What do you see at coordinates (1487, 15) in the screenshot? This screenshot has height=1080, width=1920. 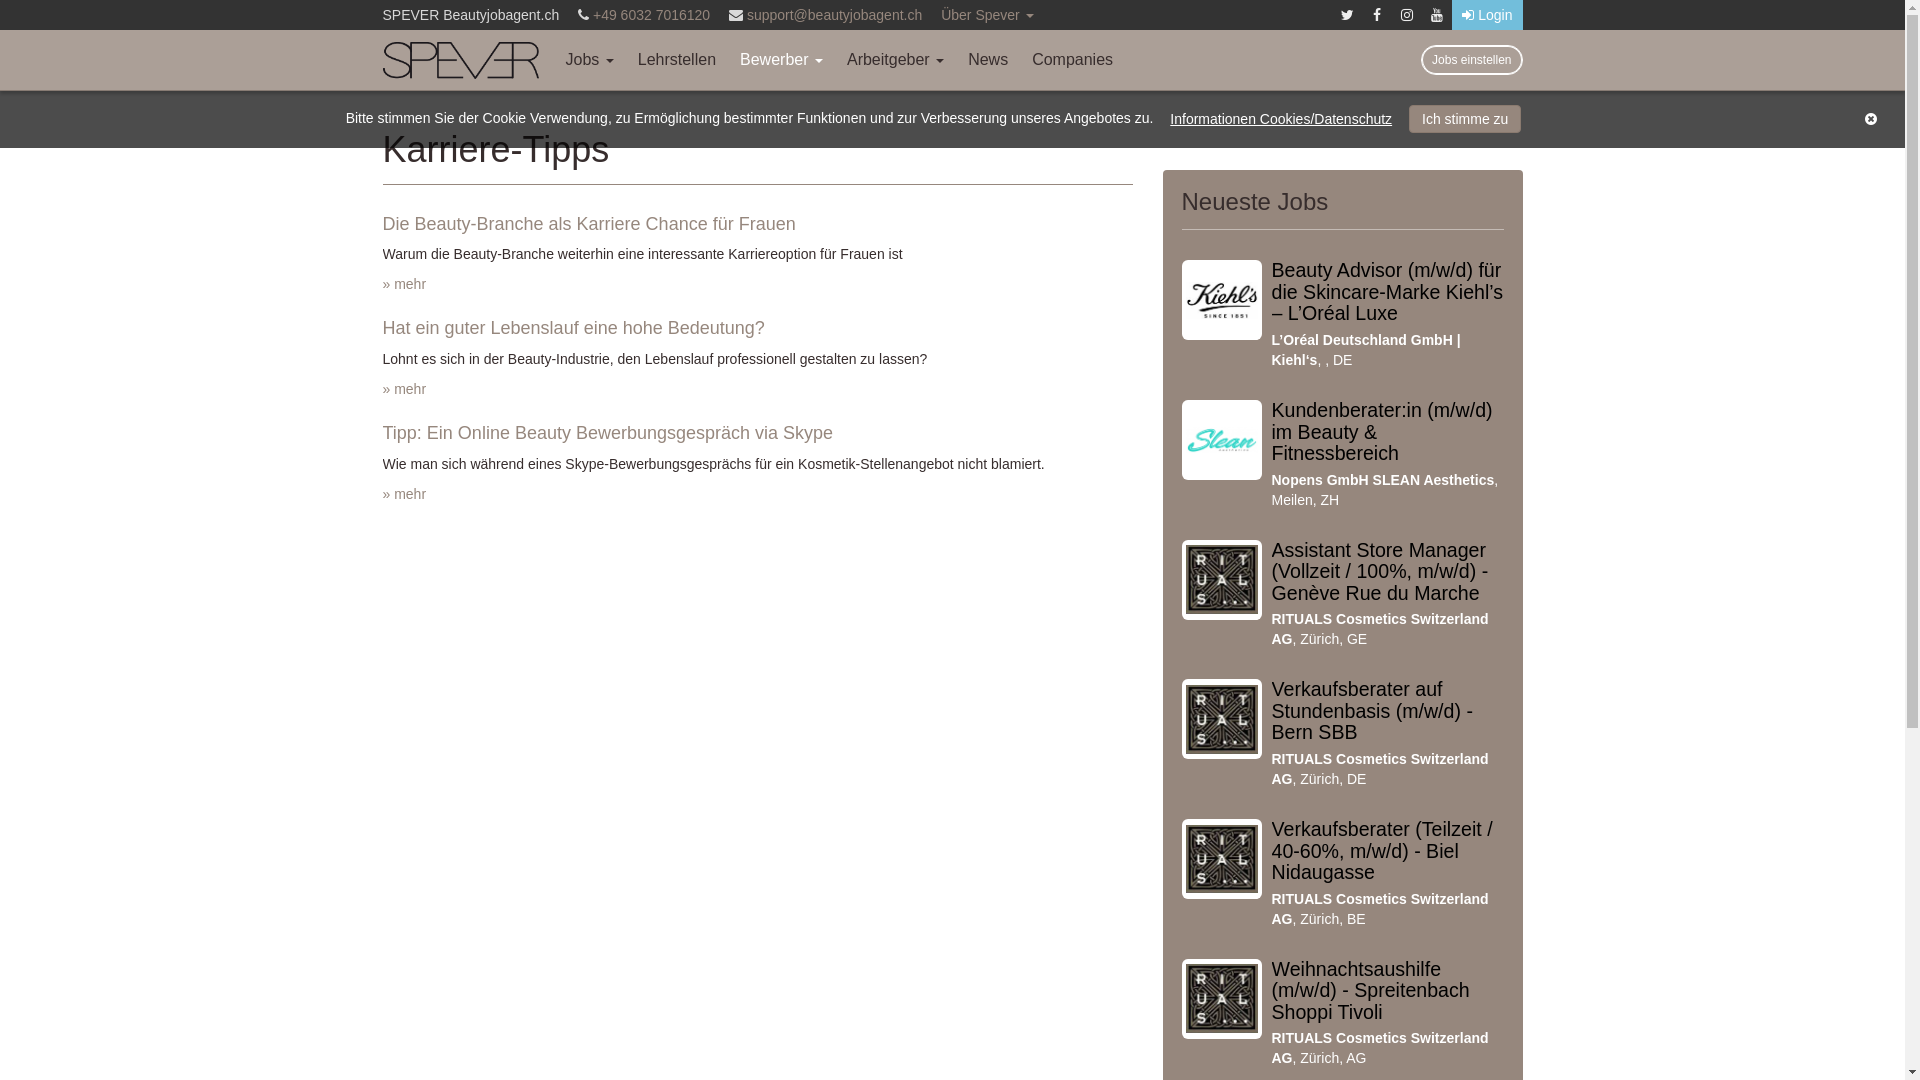 I see `'Login'` at bounding box center [1487, 15].